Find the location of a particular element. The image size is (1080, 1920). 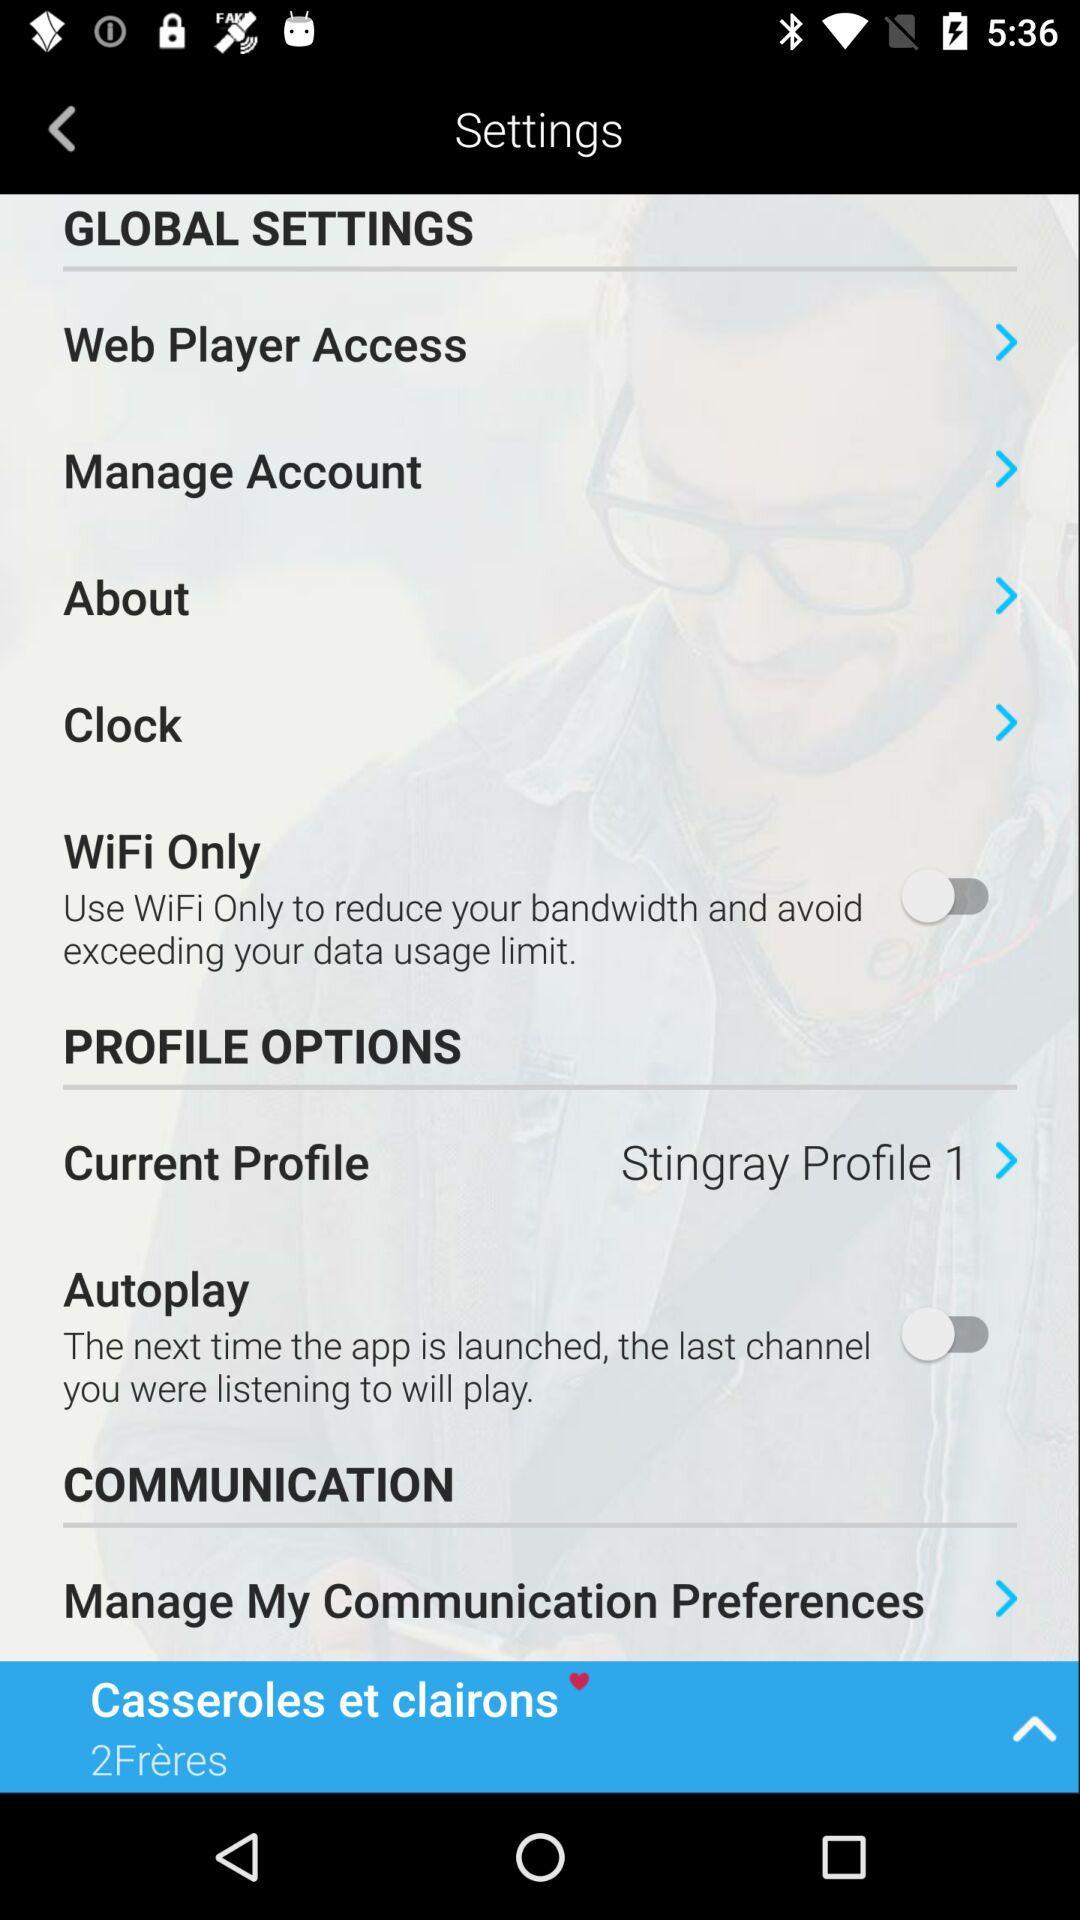

the arrow_backward icon is located at coordinates (61, 127).